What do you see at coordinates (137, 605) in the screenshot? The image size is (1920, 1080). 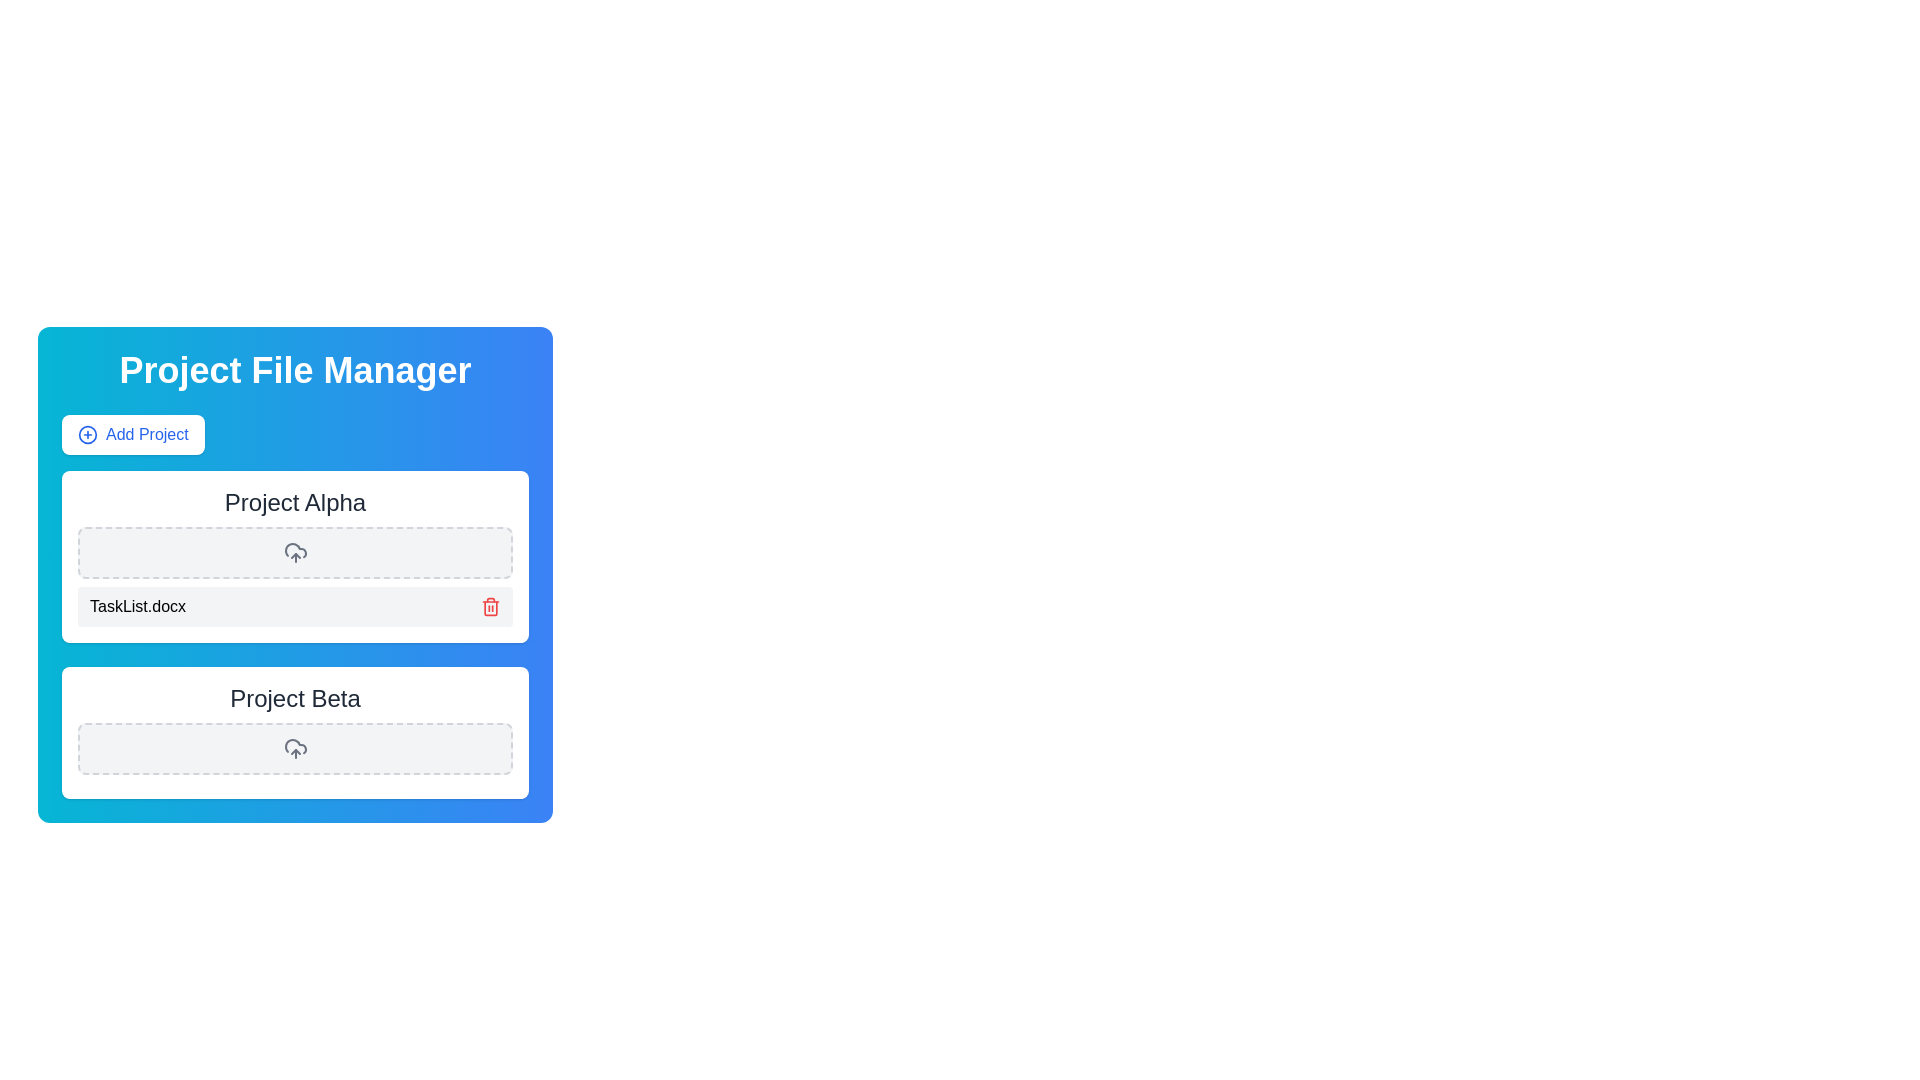 I see `the label displaying 'TaskList.docx' located within the 'Project Alpha' subsection of the 'Project File Manager', which appears in a light gray area and is positioned to the left of a red delete icon` at bounding box center [137, 605].